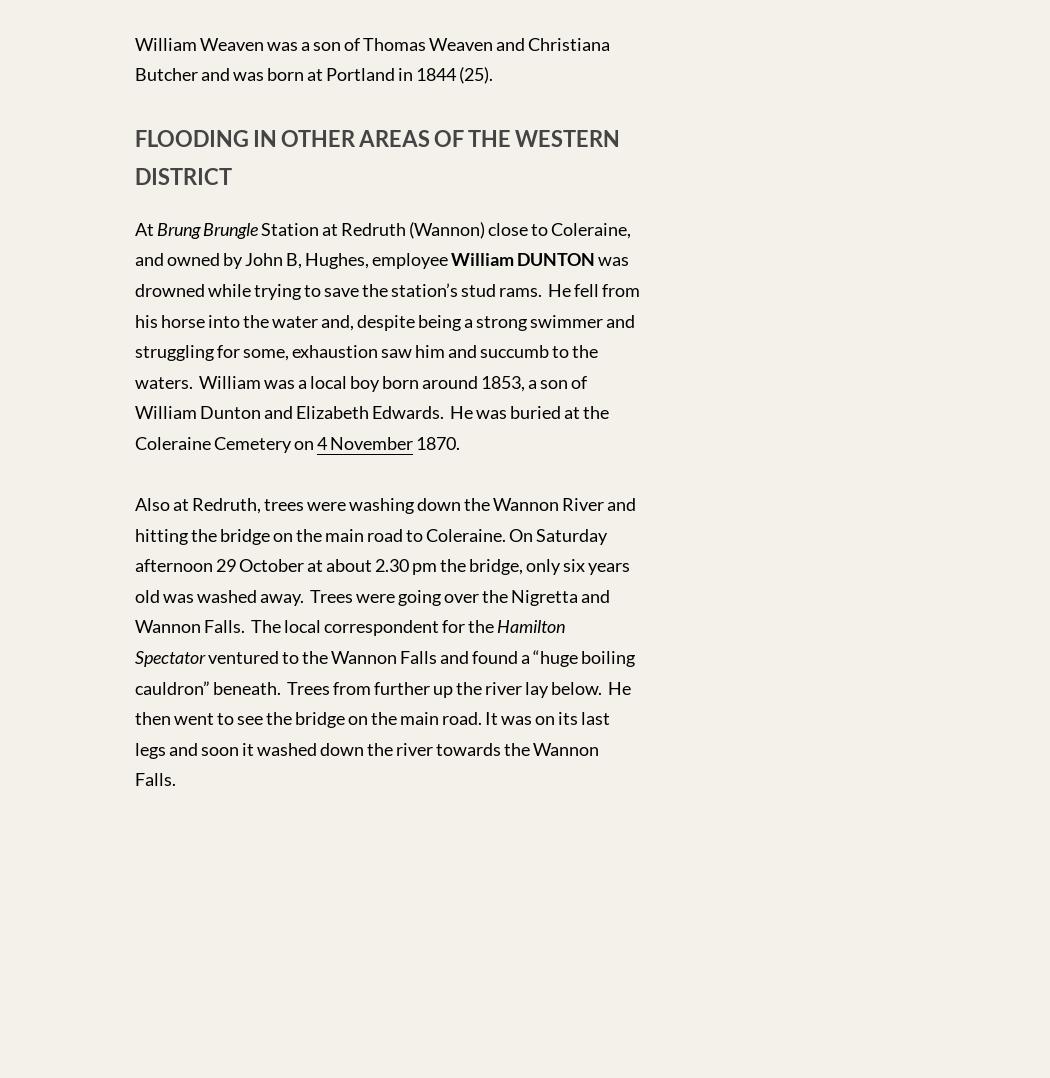  What do you see at coordinates (134, 716) in the screenshot?
I see `'ventured to the Wannon Falls and found a “huge boiling cauldron” beneath.  Trees from further up the river lay below.  He then went to see the bridge on the main road. It was on its last legs and soon it washed down the river towards the Wannon Falls.'` at bounding box center [134, 716].